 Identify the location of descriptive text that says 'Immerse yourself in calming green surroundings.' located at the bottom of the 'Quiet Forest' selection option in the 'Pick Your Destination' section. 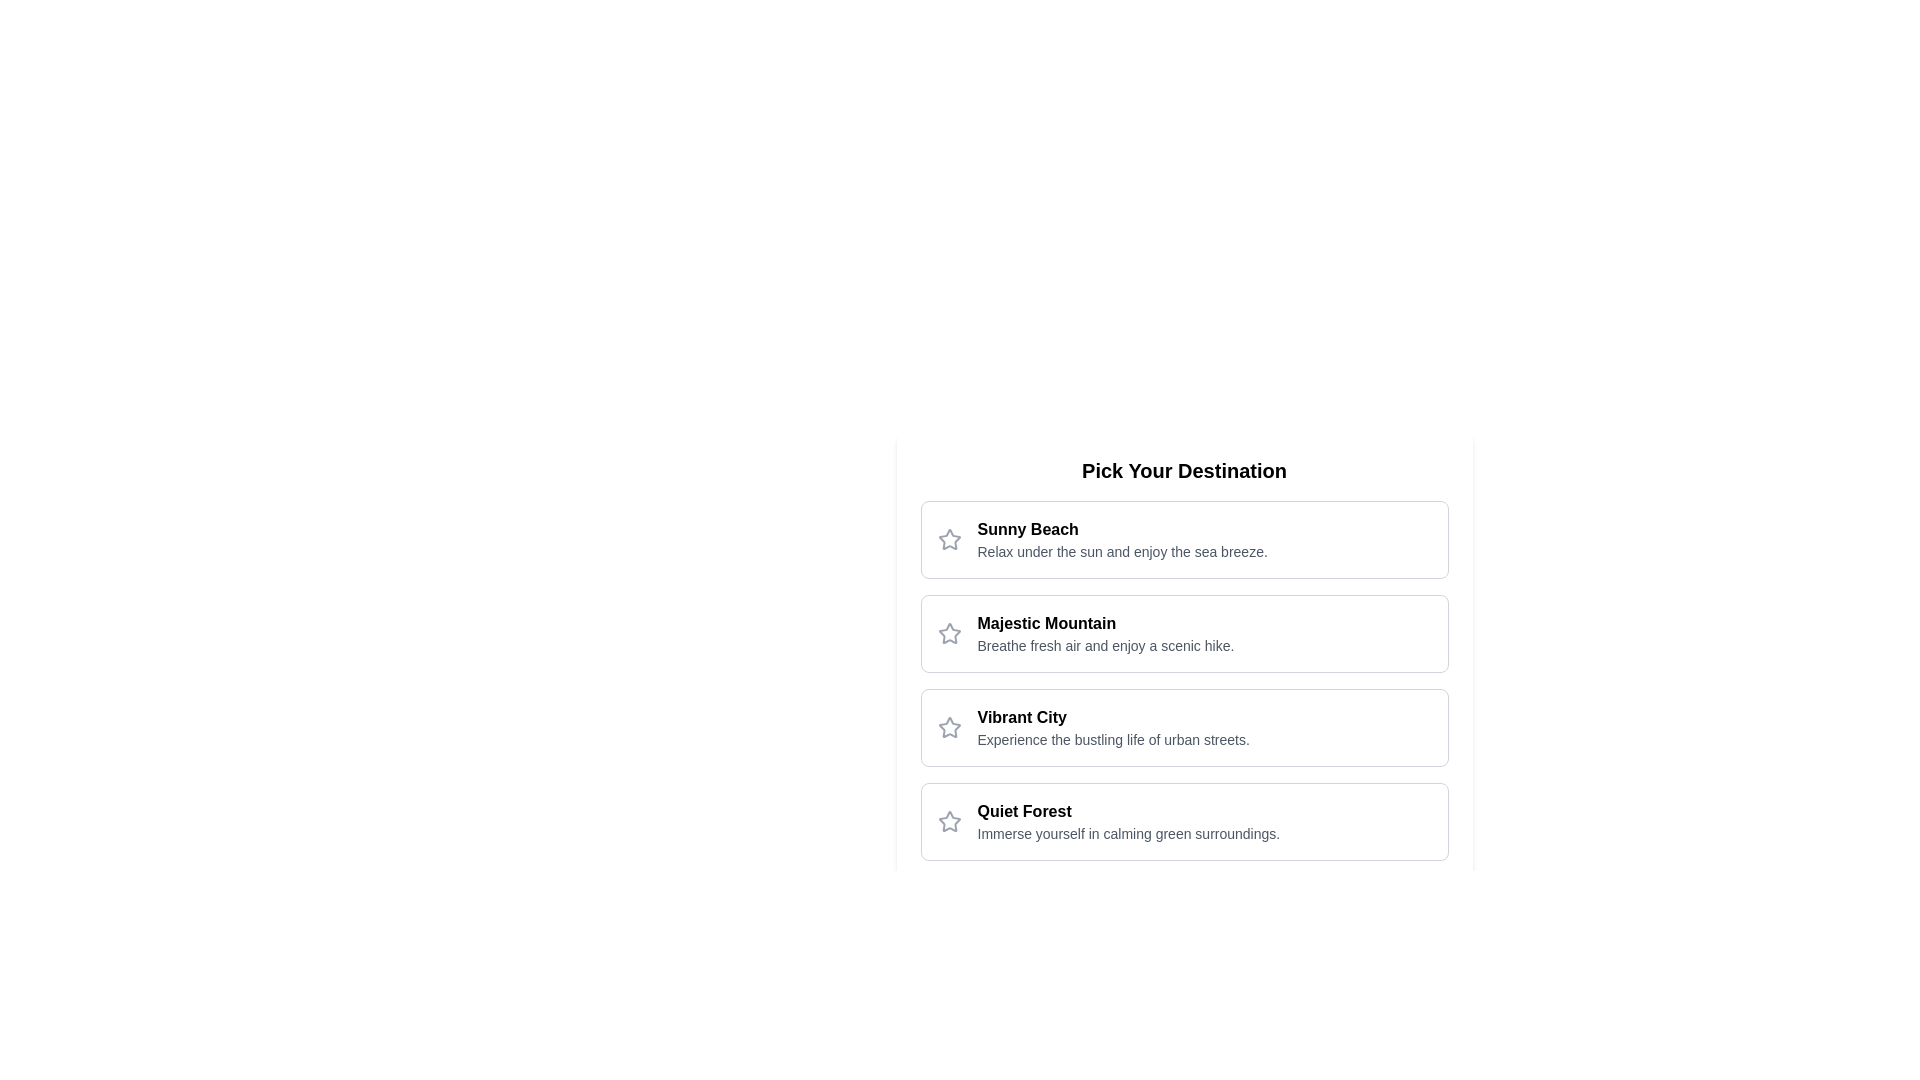
(1128, 833).